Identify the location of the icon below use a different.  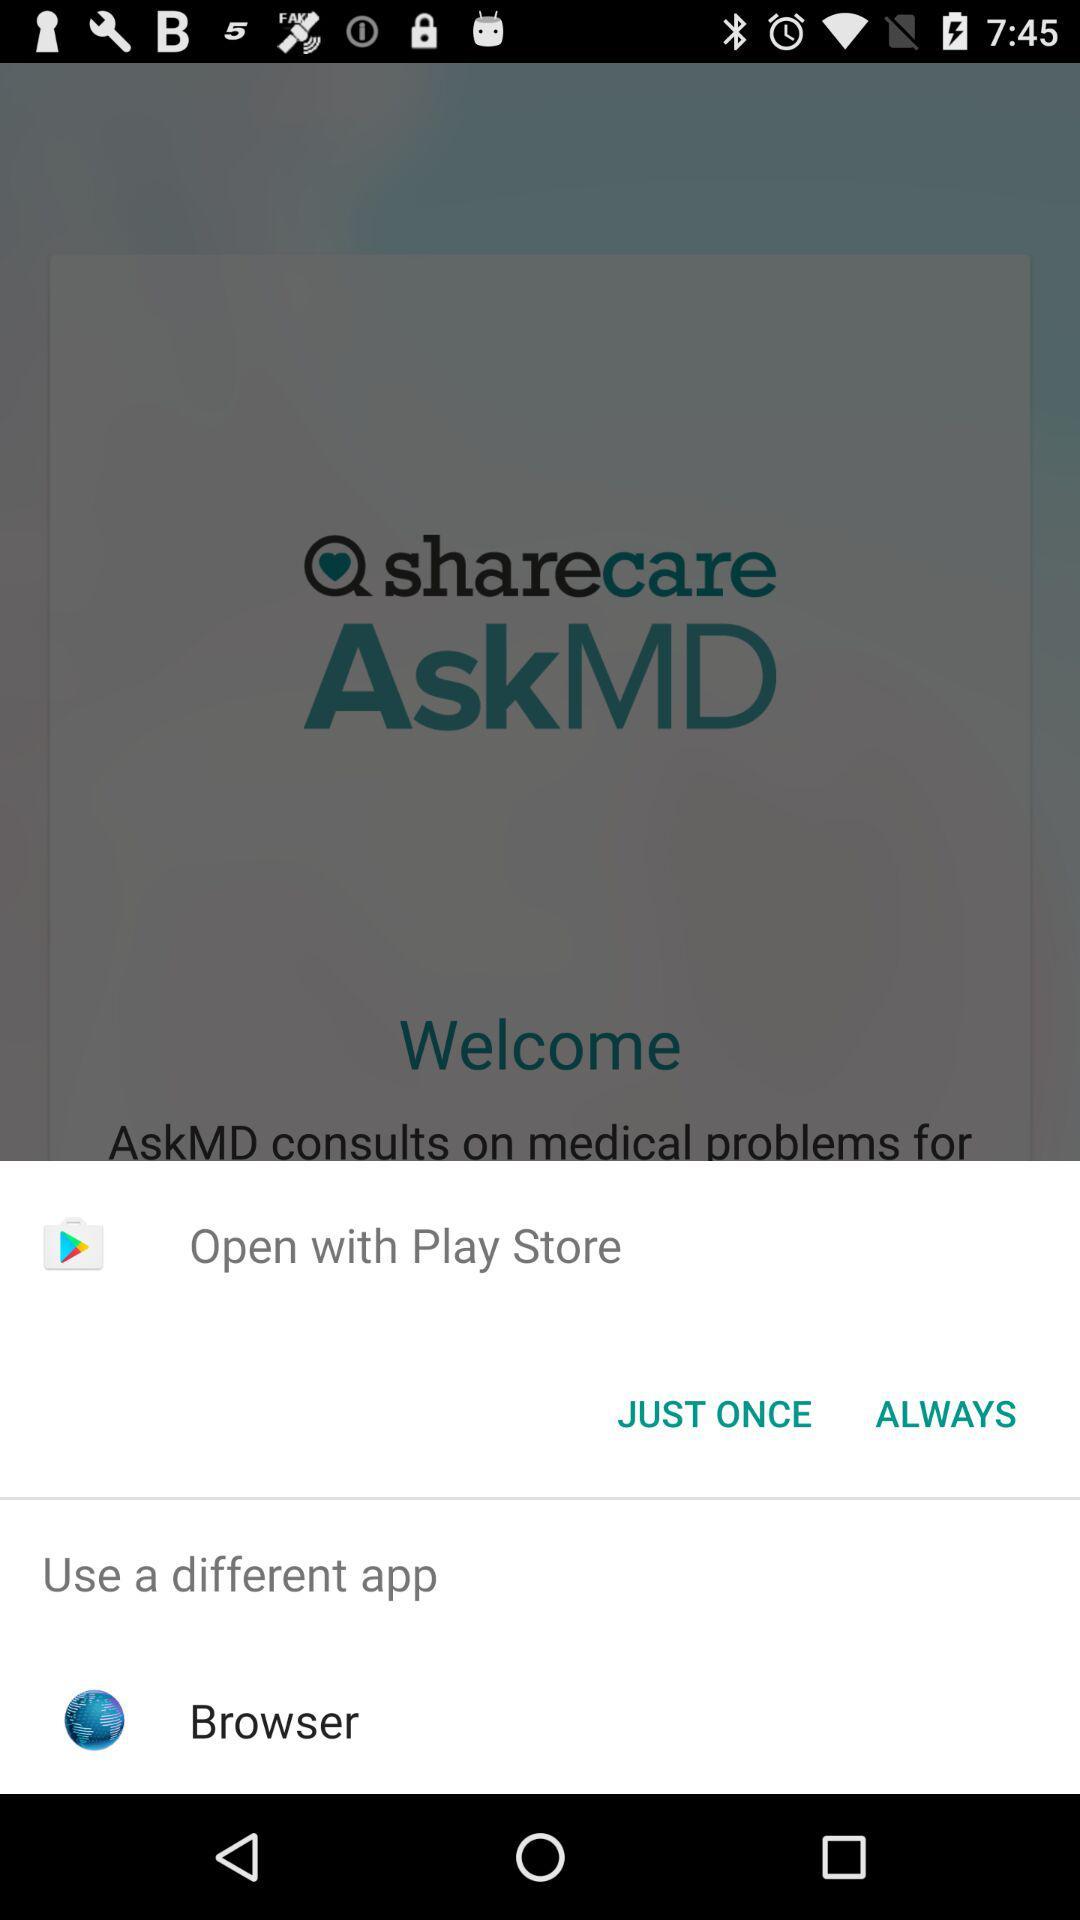
(274, 1719).